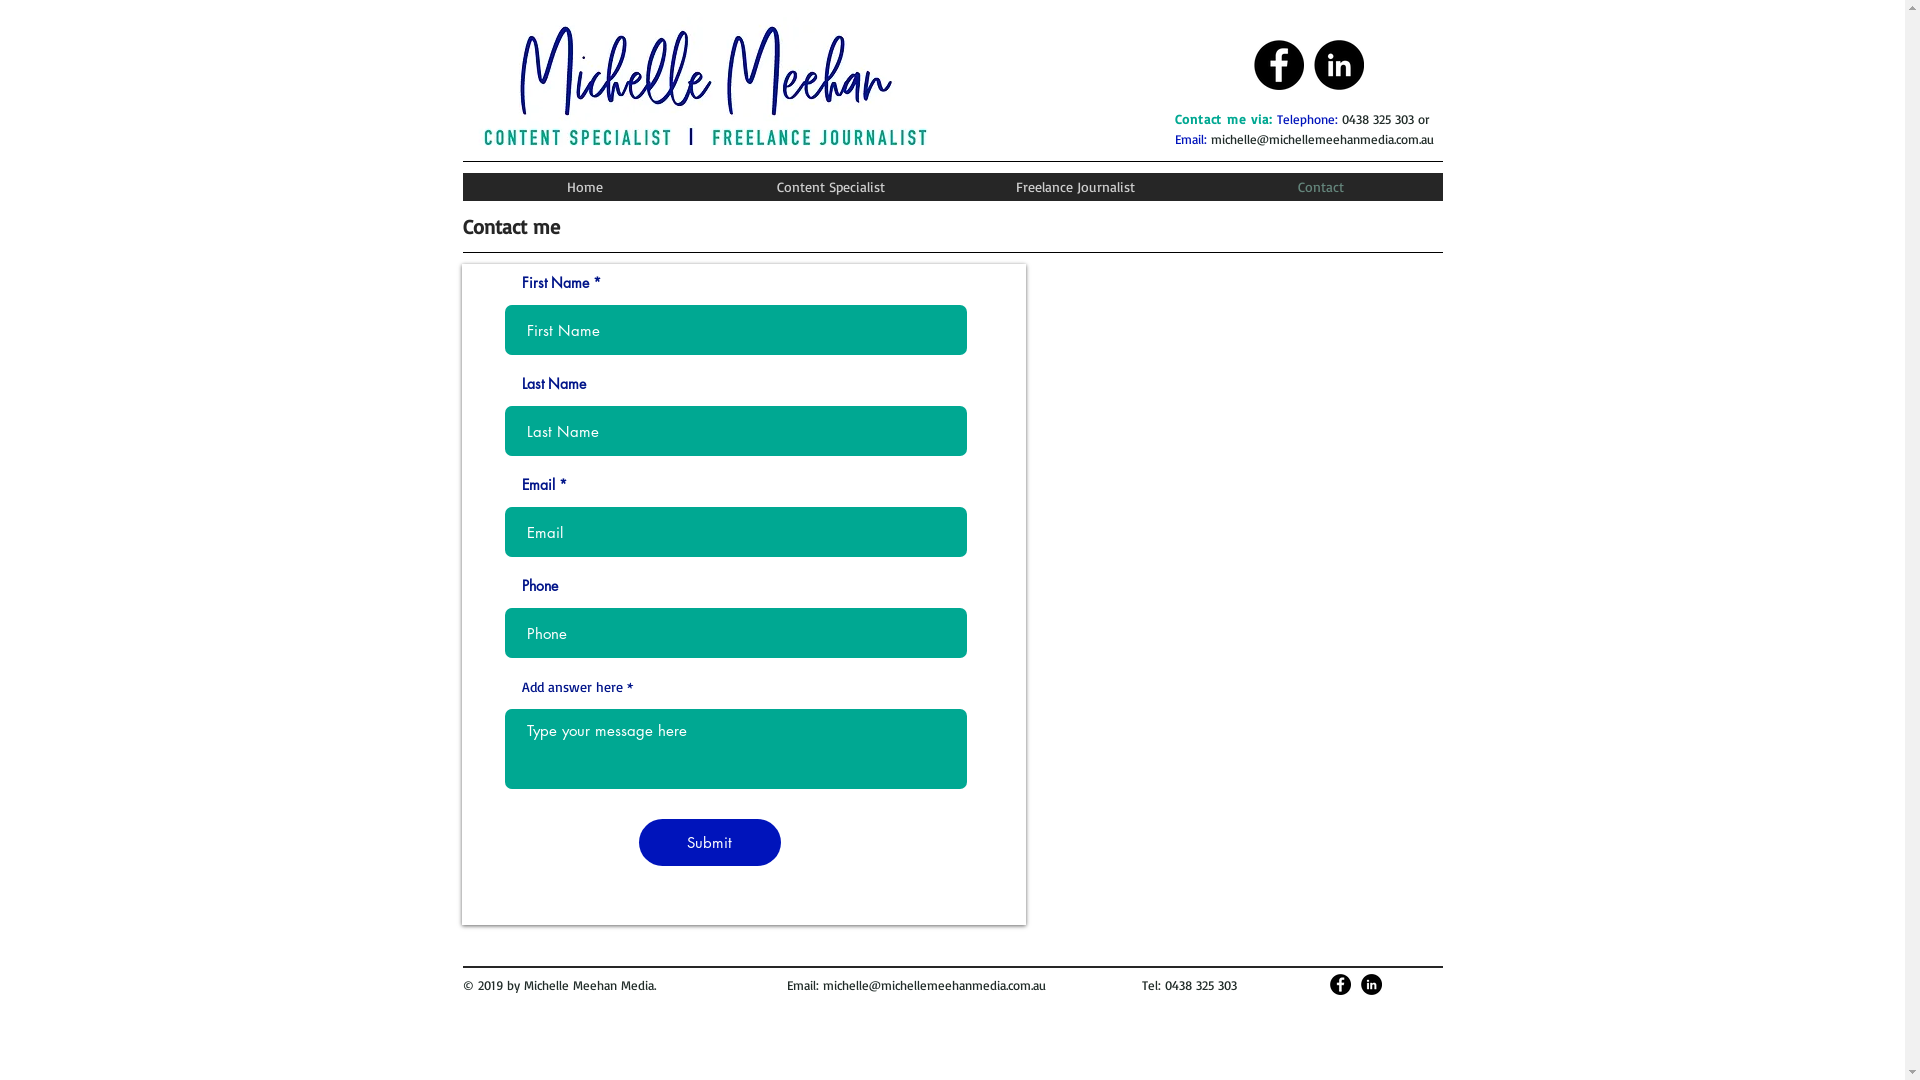 Image resolution: width=1920 pixels, height=1080 pixels. Describe the element at coordinates (1073, 186) in the screenshot. I see `'Freelance Journalist'` at that location.